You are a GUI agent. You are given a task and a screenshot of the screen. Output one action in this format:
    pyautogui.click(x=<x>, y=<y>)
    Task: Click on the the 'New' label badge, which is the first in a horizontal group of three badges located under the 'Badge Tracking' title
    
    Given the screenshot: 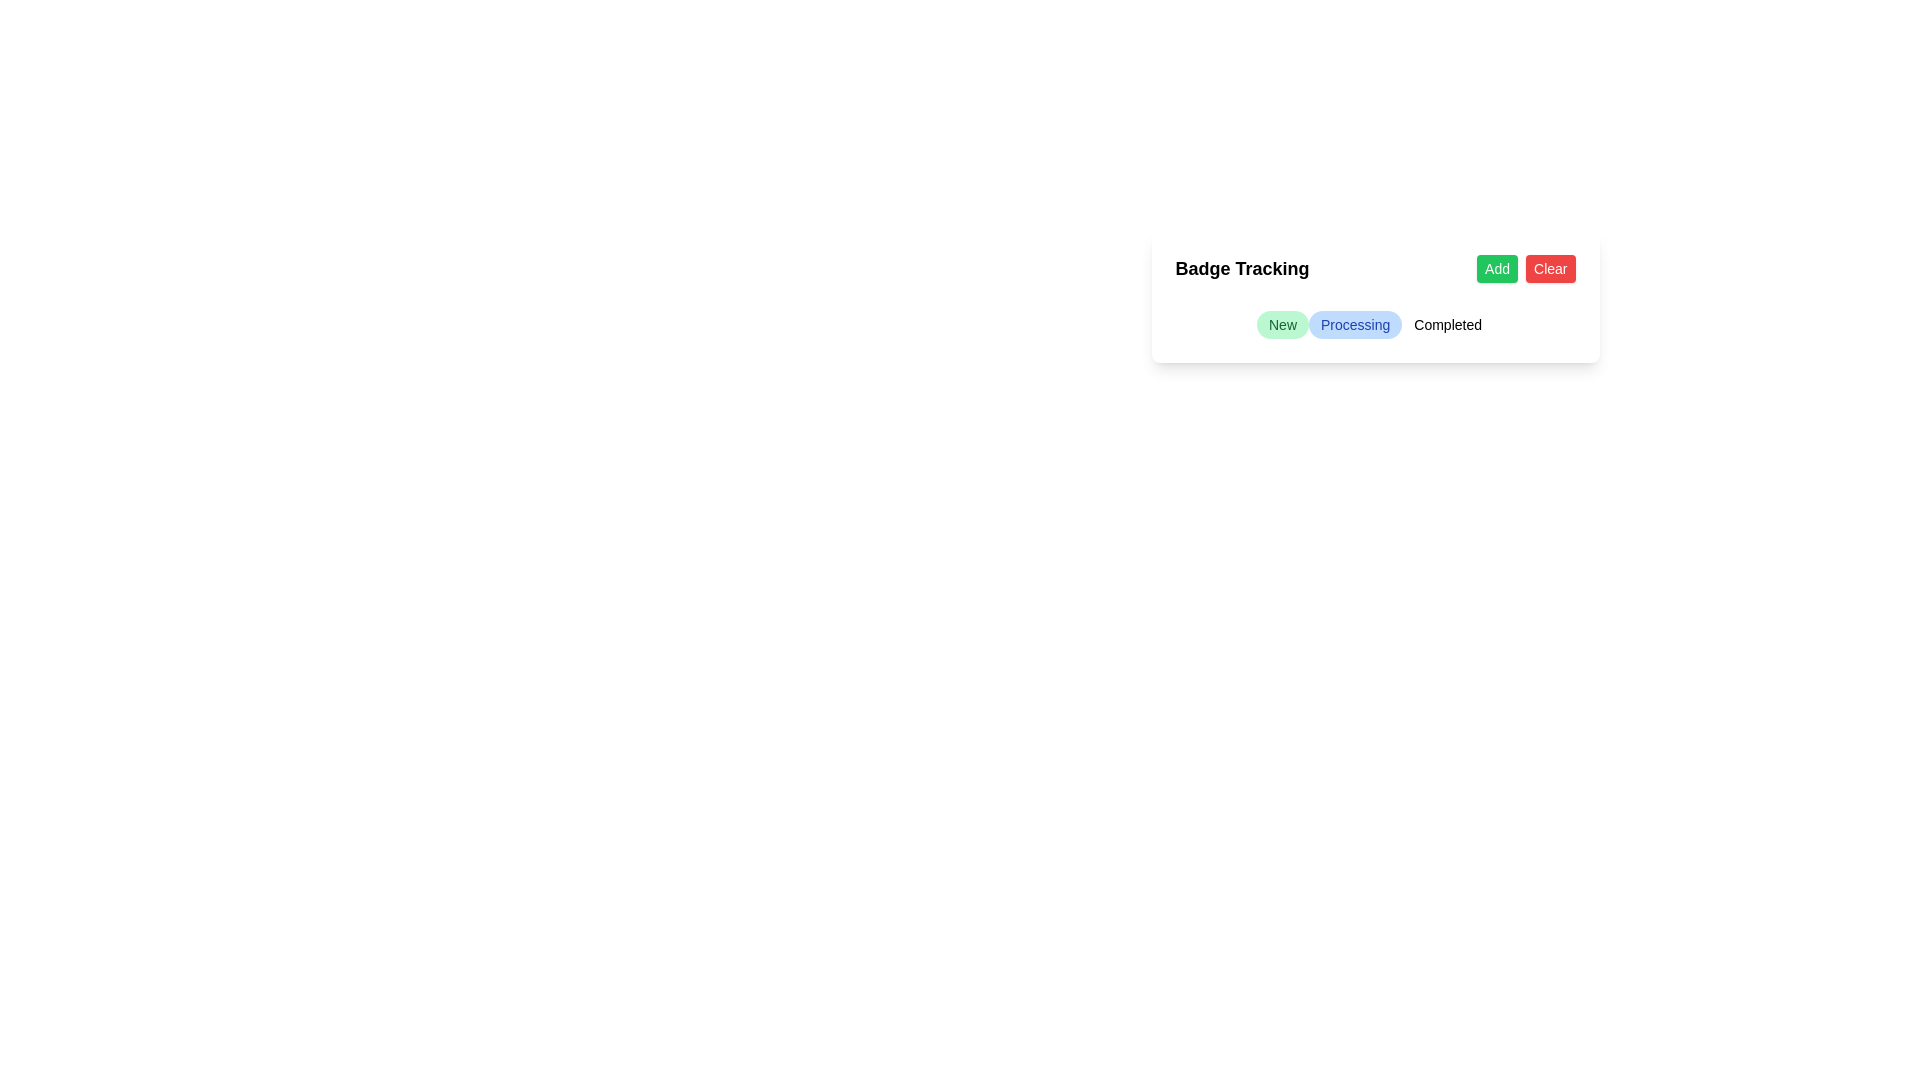 What is the action you would take?
    pyautogui.click(x=1282, y=323)
    